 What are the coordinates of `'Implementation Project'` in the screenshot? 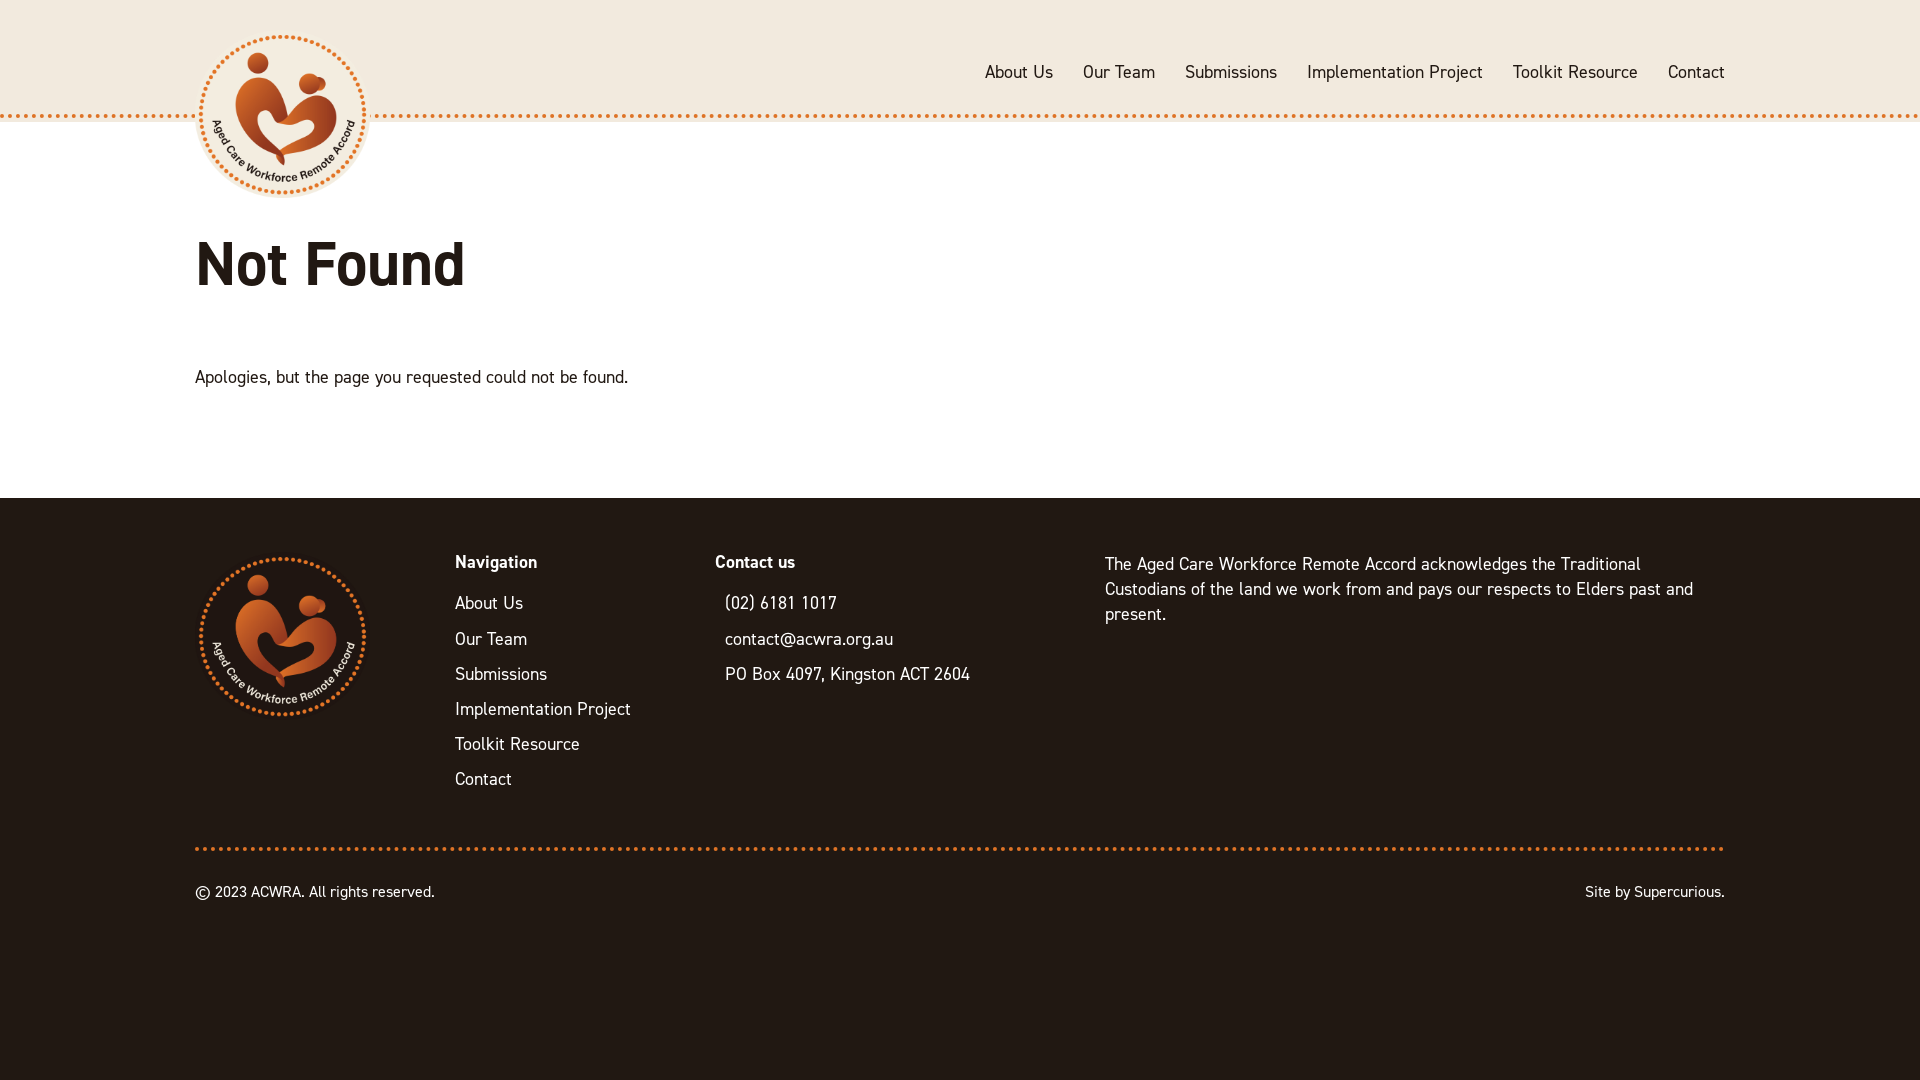 It's located at (569, 708).